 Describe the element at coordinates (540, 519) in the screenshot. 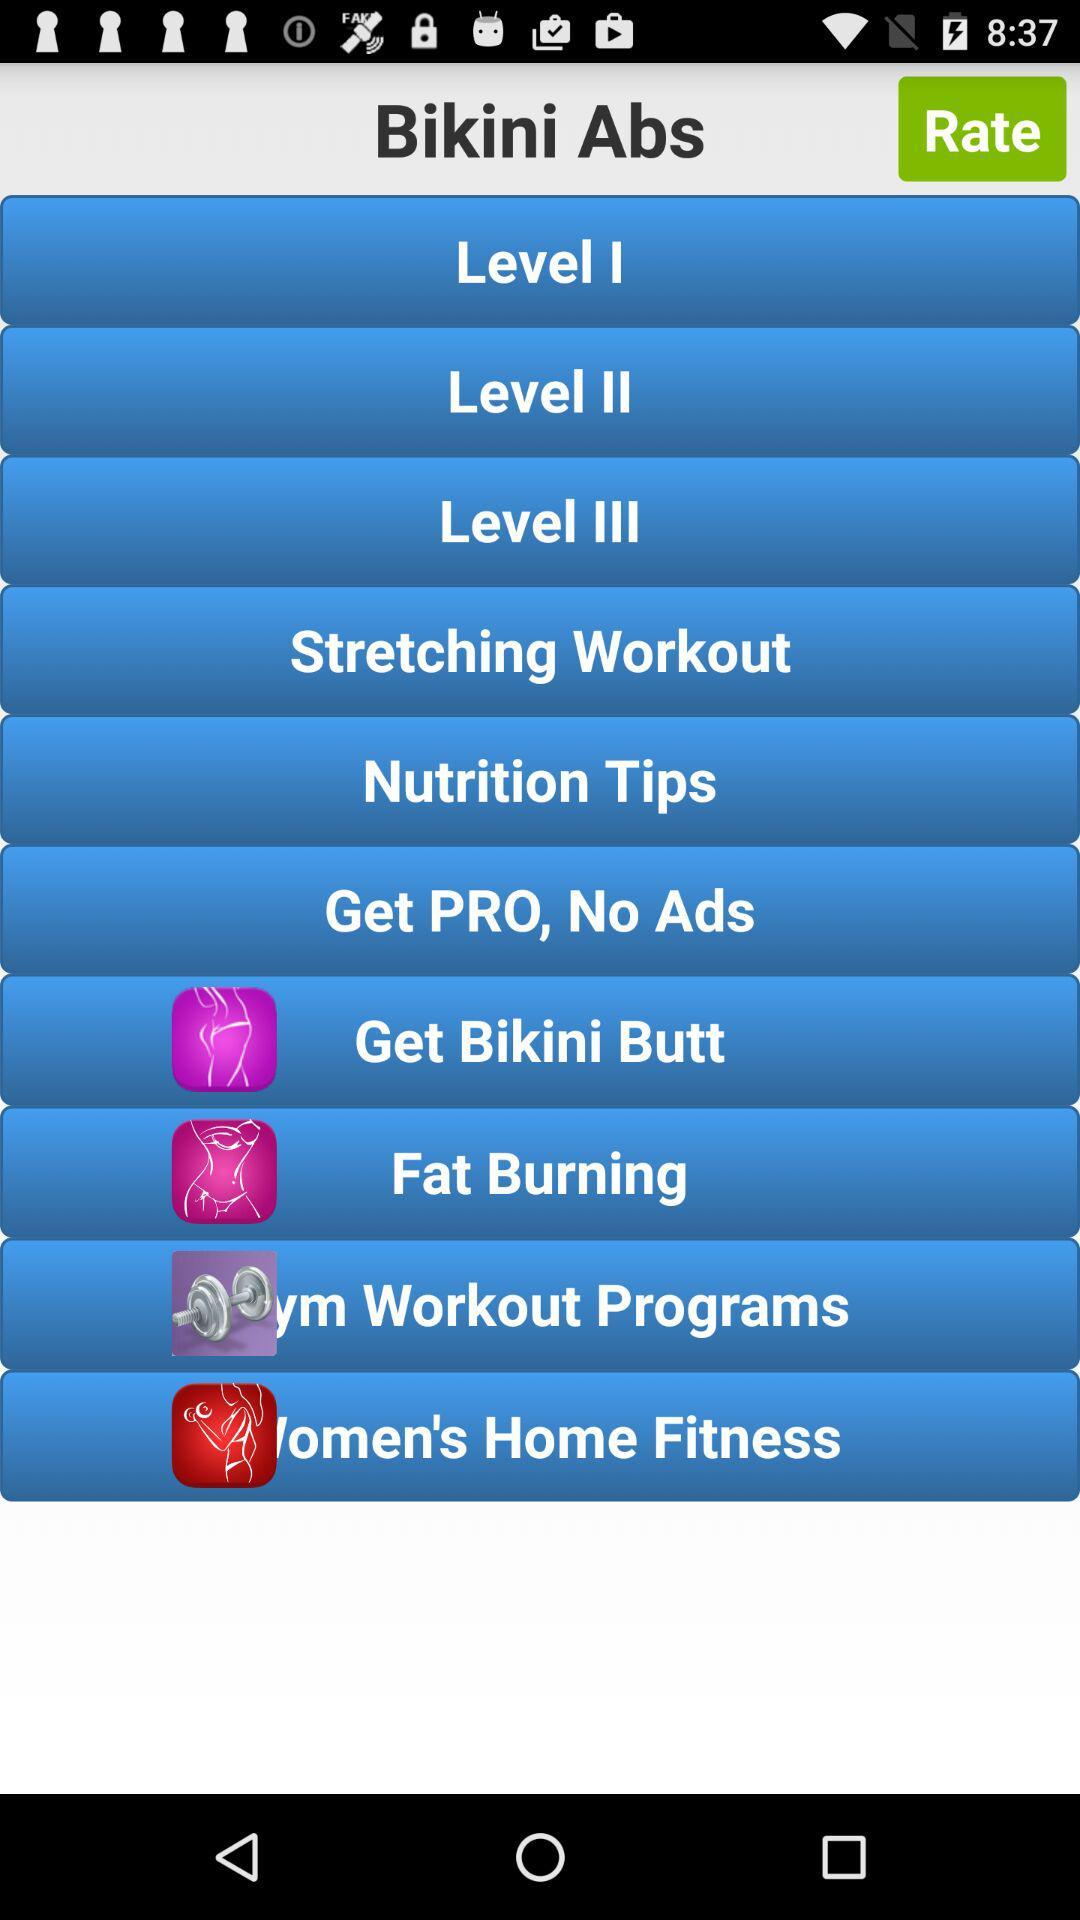

I see `the icon above the stretching workout` at that location.